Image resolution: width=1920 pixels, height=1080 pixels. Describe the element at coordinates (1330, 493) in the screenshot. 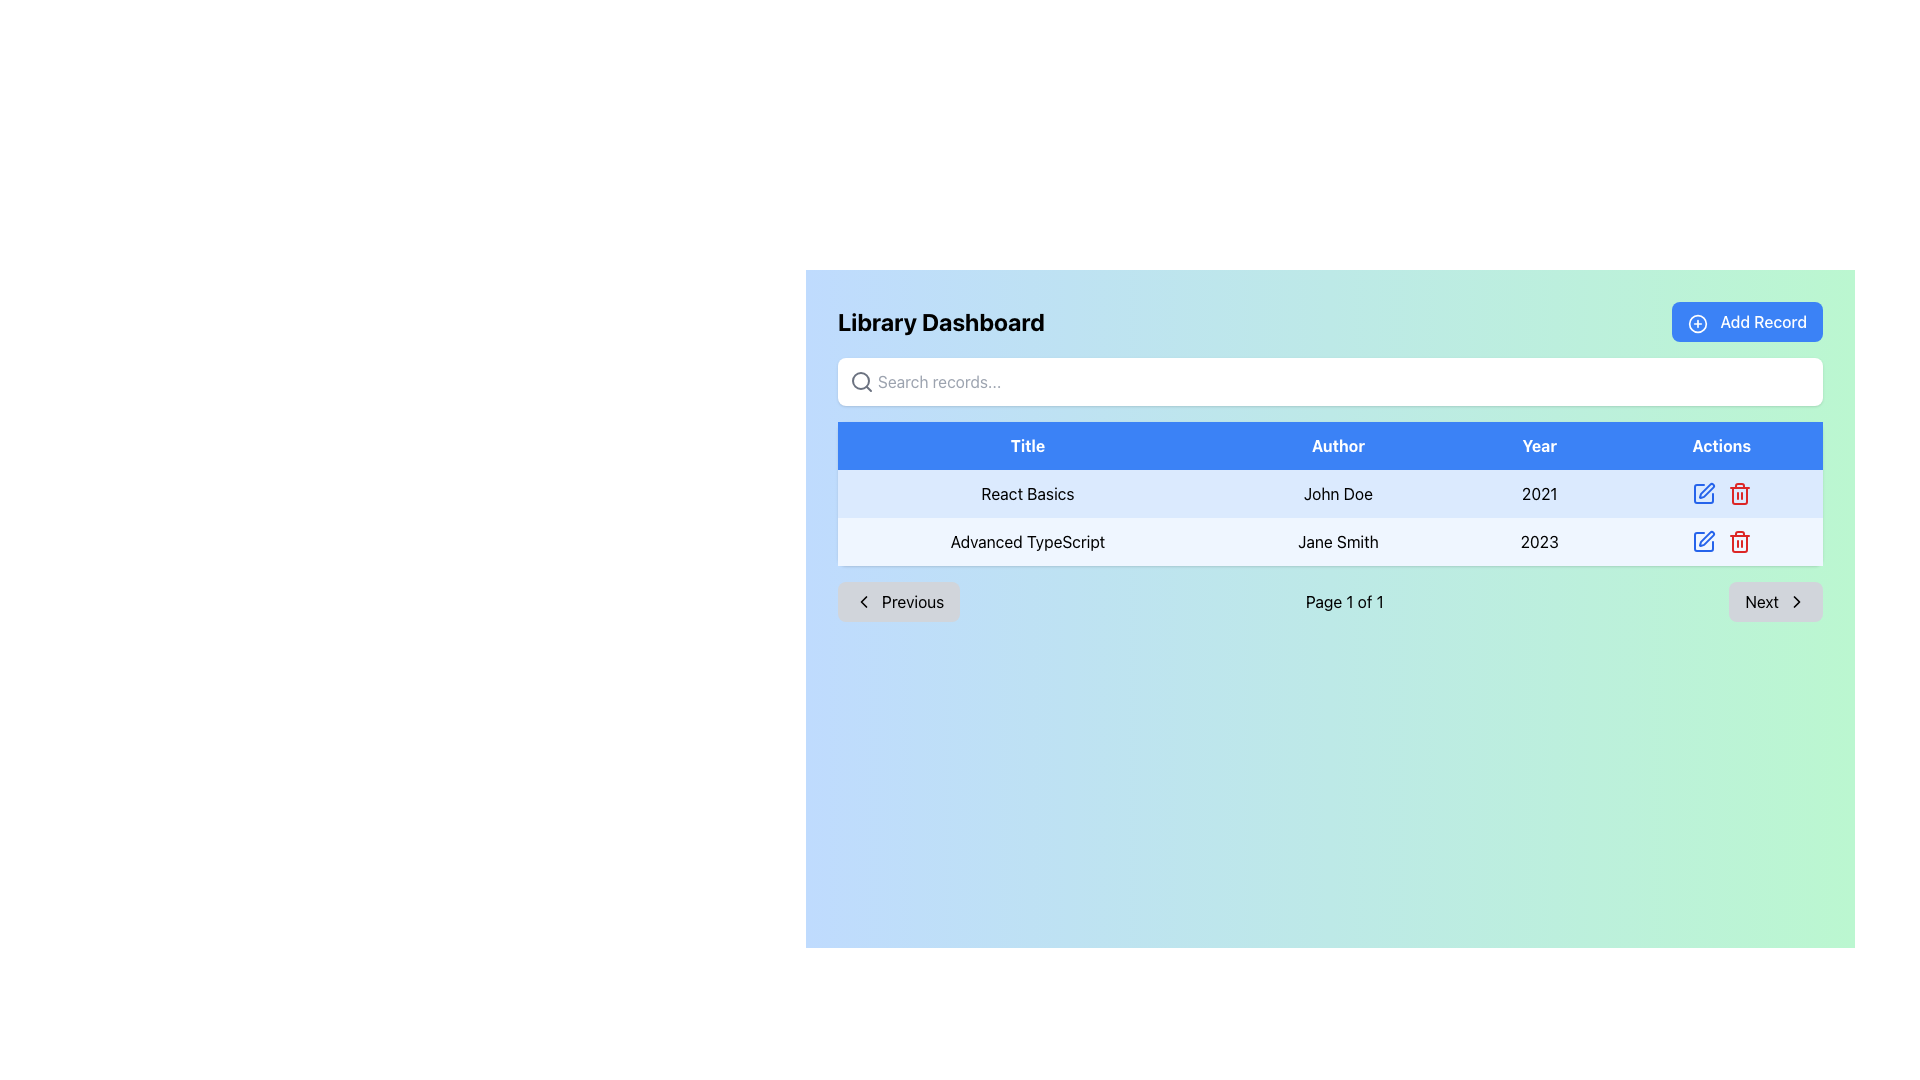

I see `the first row of the table that displays information about a book or course title, its author, and publication year` at that location.